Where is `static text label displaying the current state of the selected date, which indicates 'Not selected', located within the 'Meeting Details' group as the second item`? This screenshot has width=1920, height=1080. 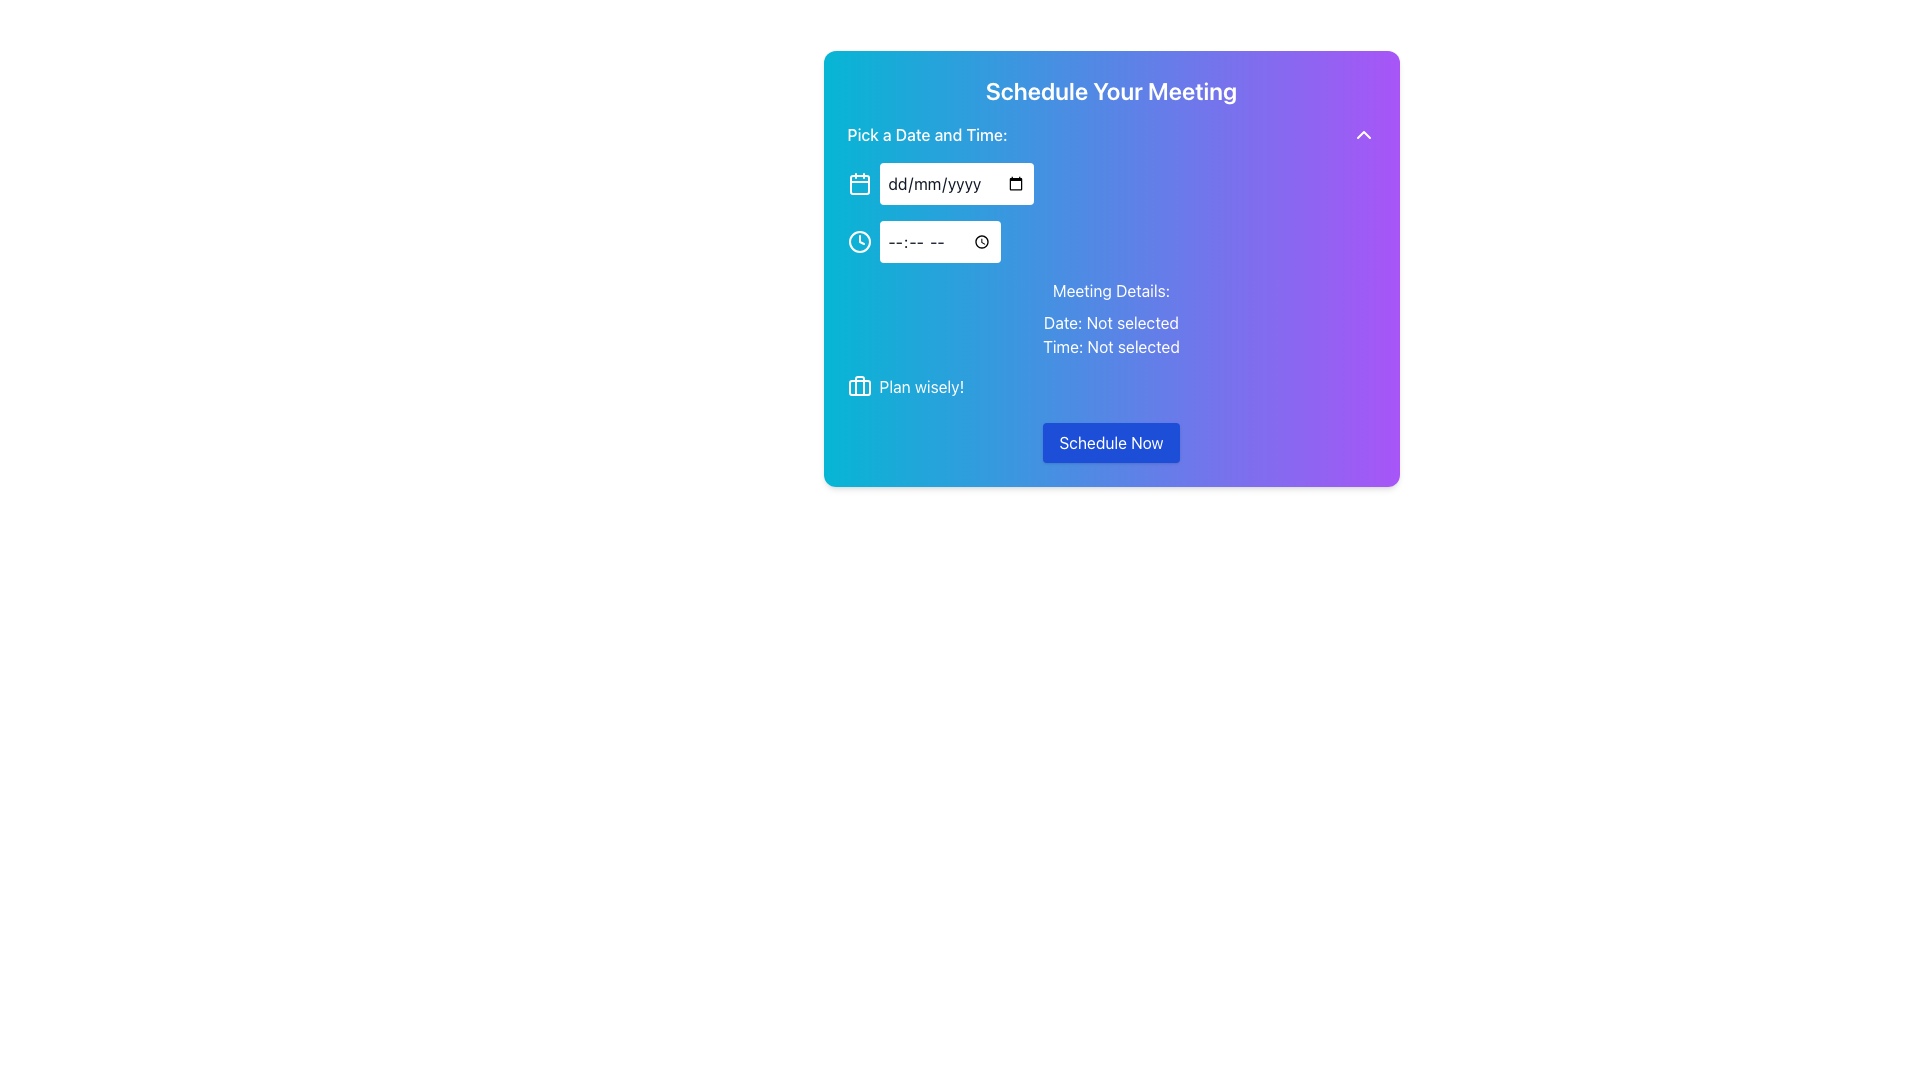 static text label displaying the current state of the selected date, which indicates 'Not selected', located within the 'Meeting Details' group as the second item is located at coordinates (1110, 322).